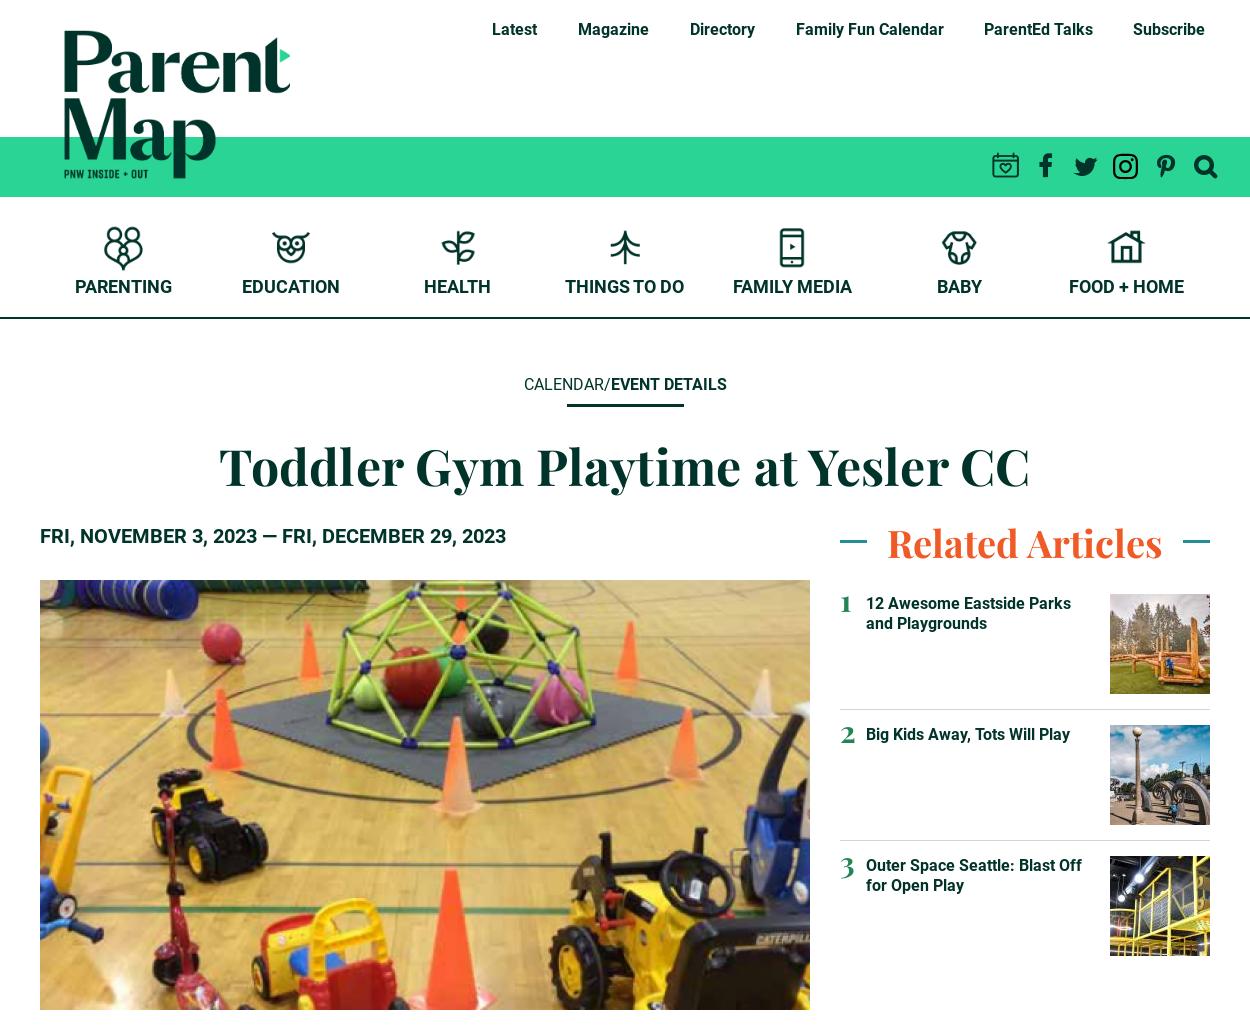 This screenshot has height=1034, width=1250. I want to click on 'Twitter', so click(1103, 207).